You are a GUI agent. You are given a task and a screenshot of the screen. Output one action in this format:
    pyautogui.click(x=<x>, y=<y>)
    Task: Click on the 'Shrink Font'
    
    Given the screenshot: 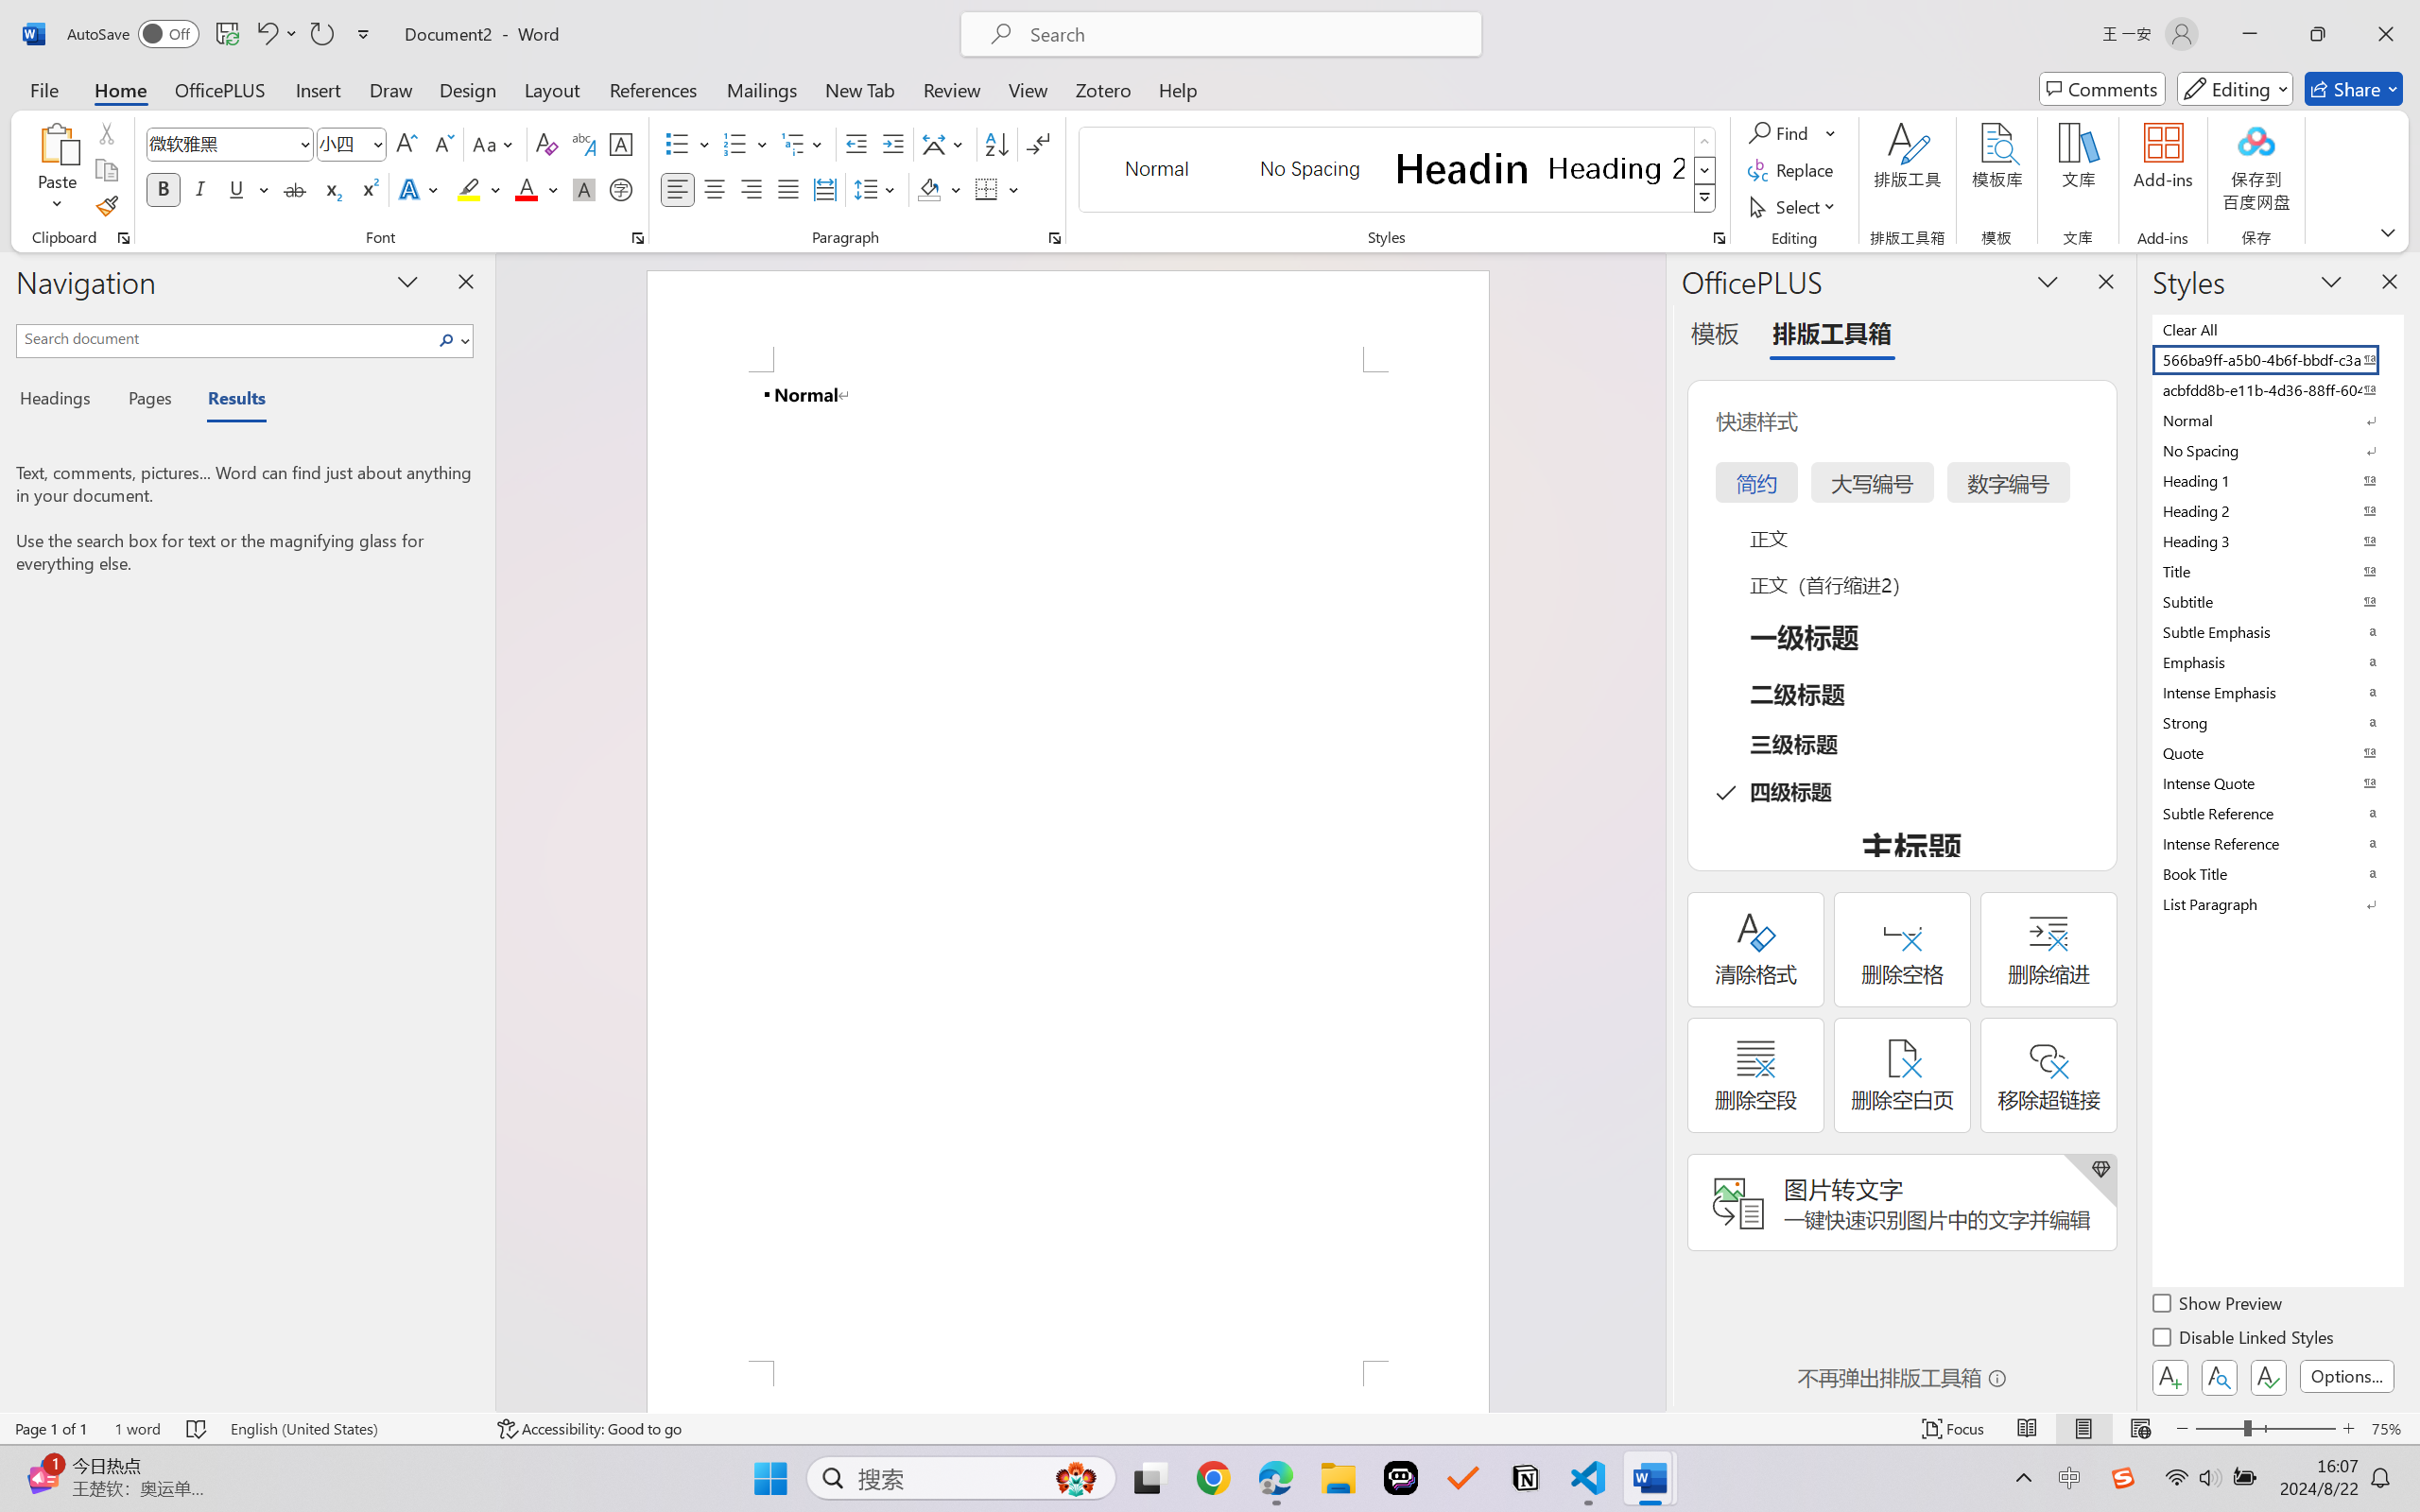 What is the action you would take?
    pyautogui.click(x=441, y=144)
    